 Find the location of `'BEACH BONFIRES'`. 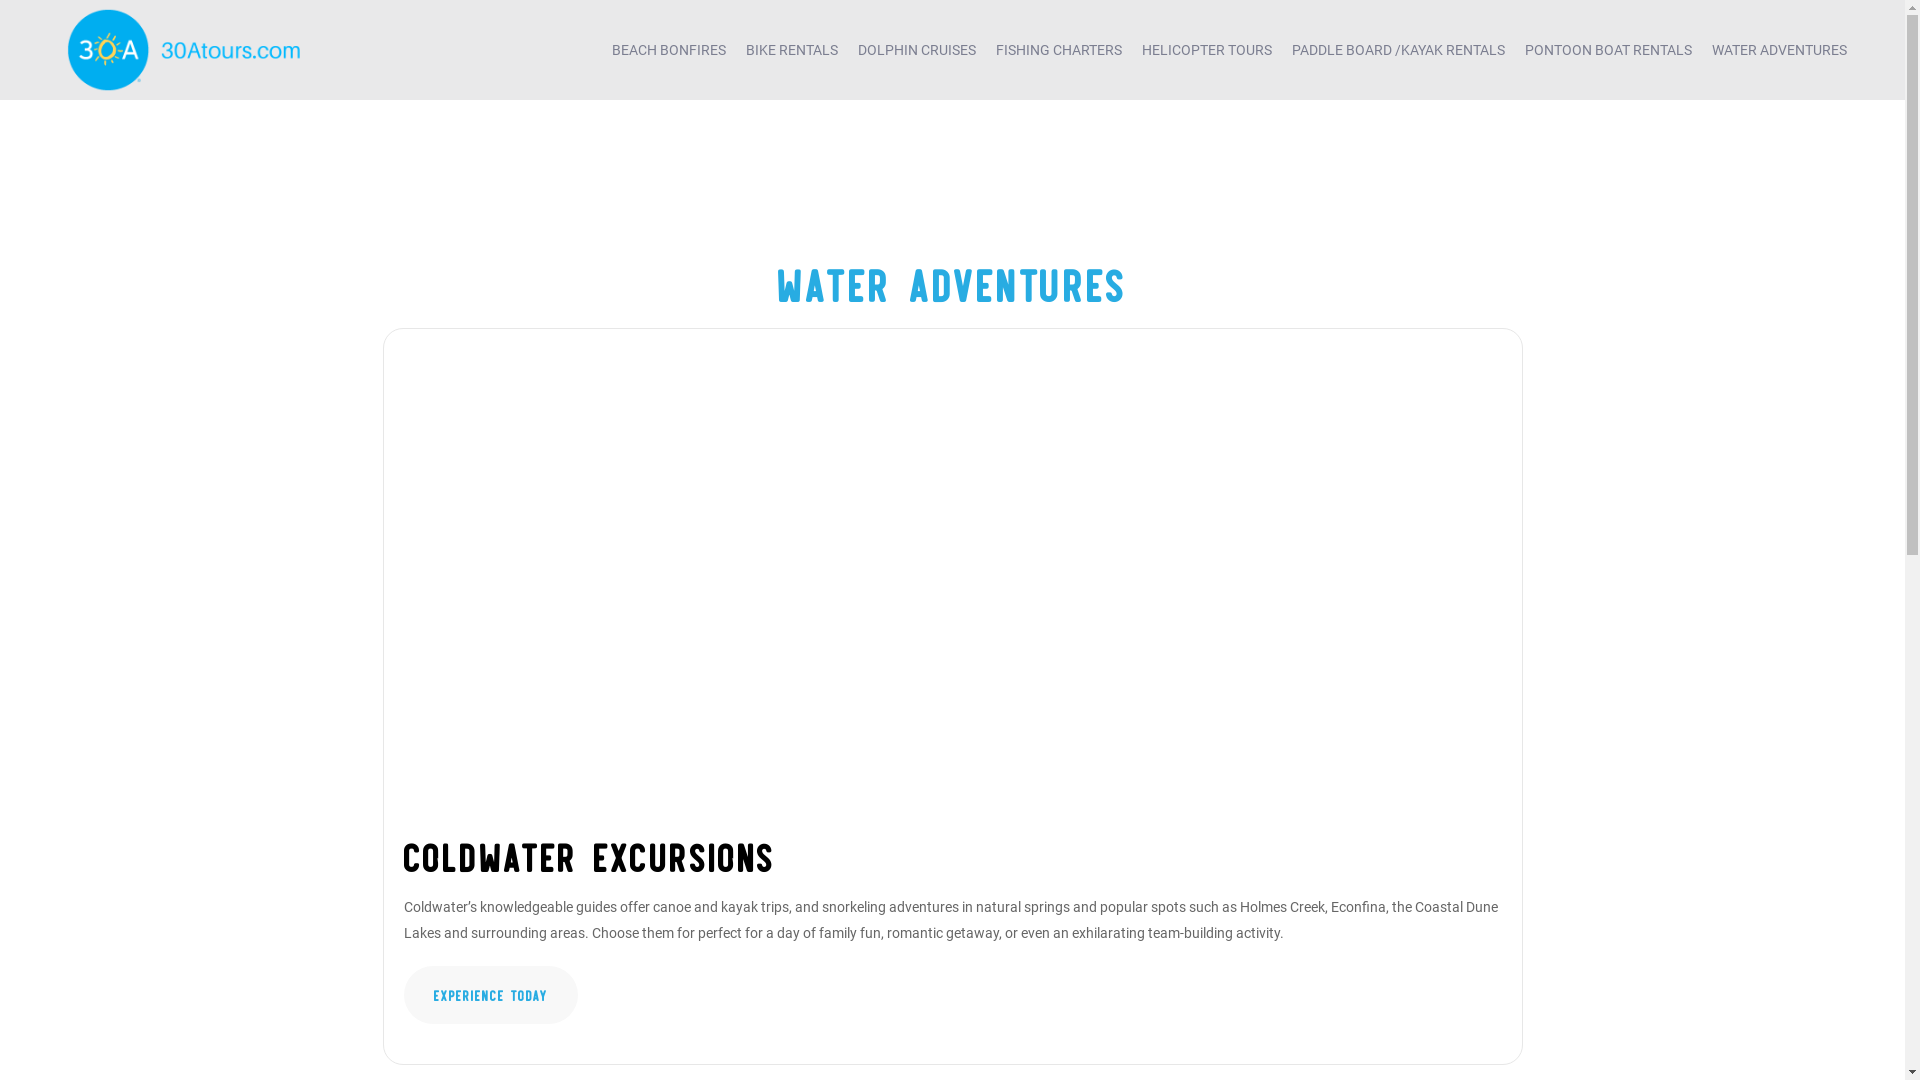

'BEACH BONFIRES' is located at coordinates (600, 49).